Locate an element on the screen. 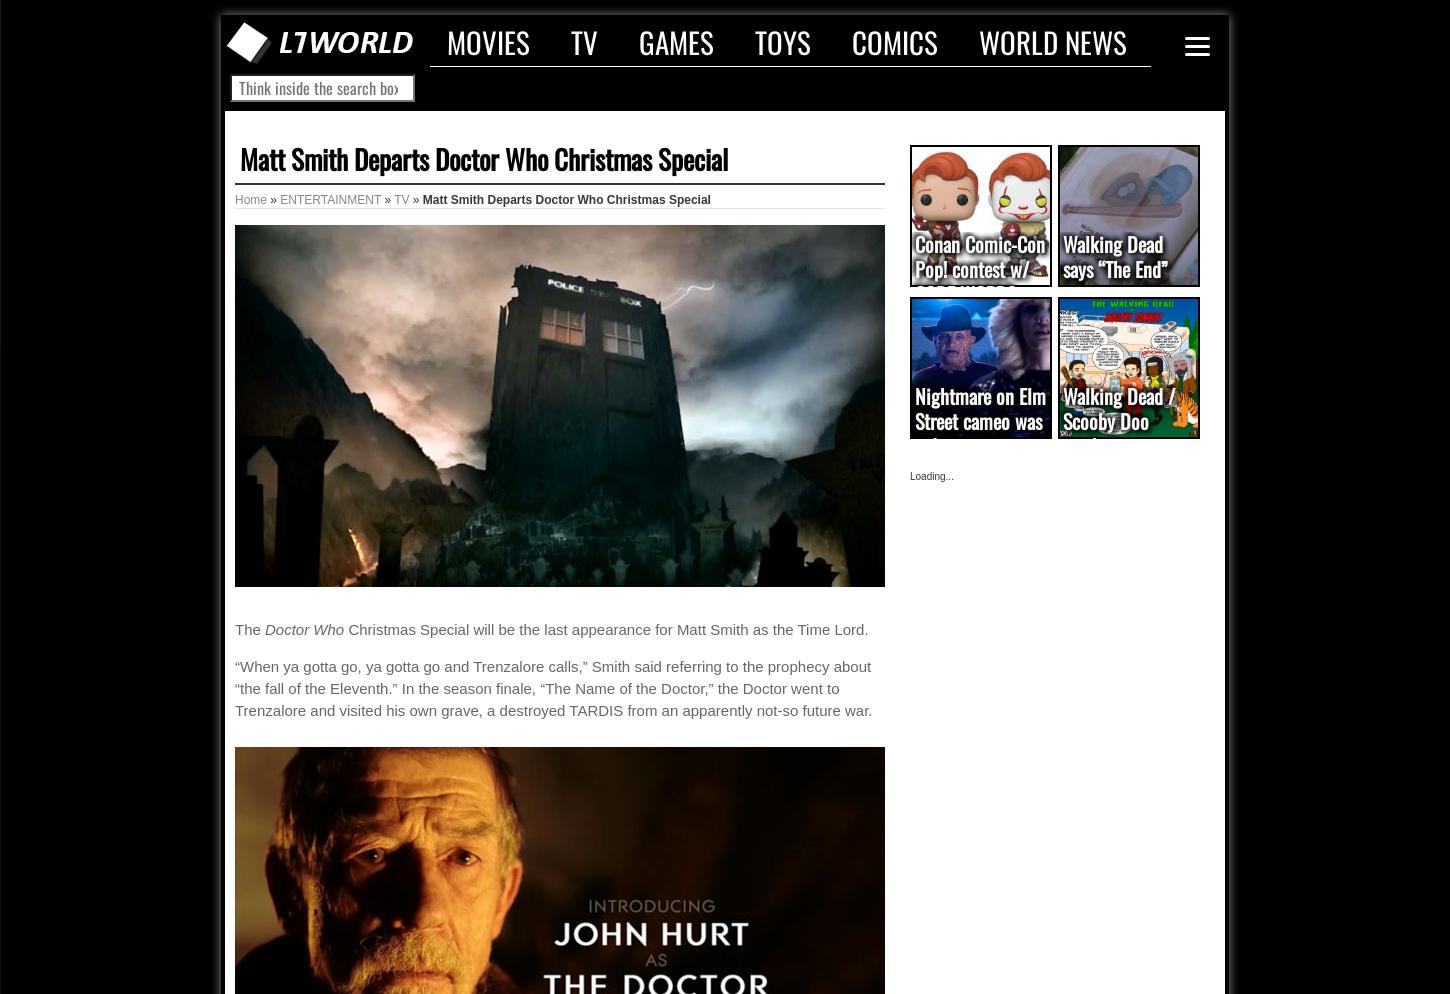  'TOYS' is located at coordinates (783, 40).